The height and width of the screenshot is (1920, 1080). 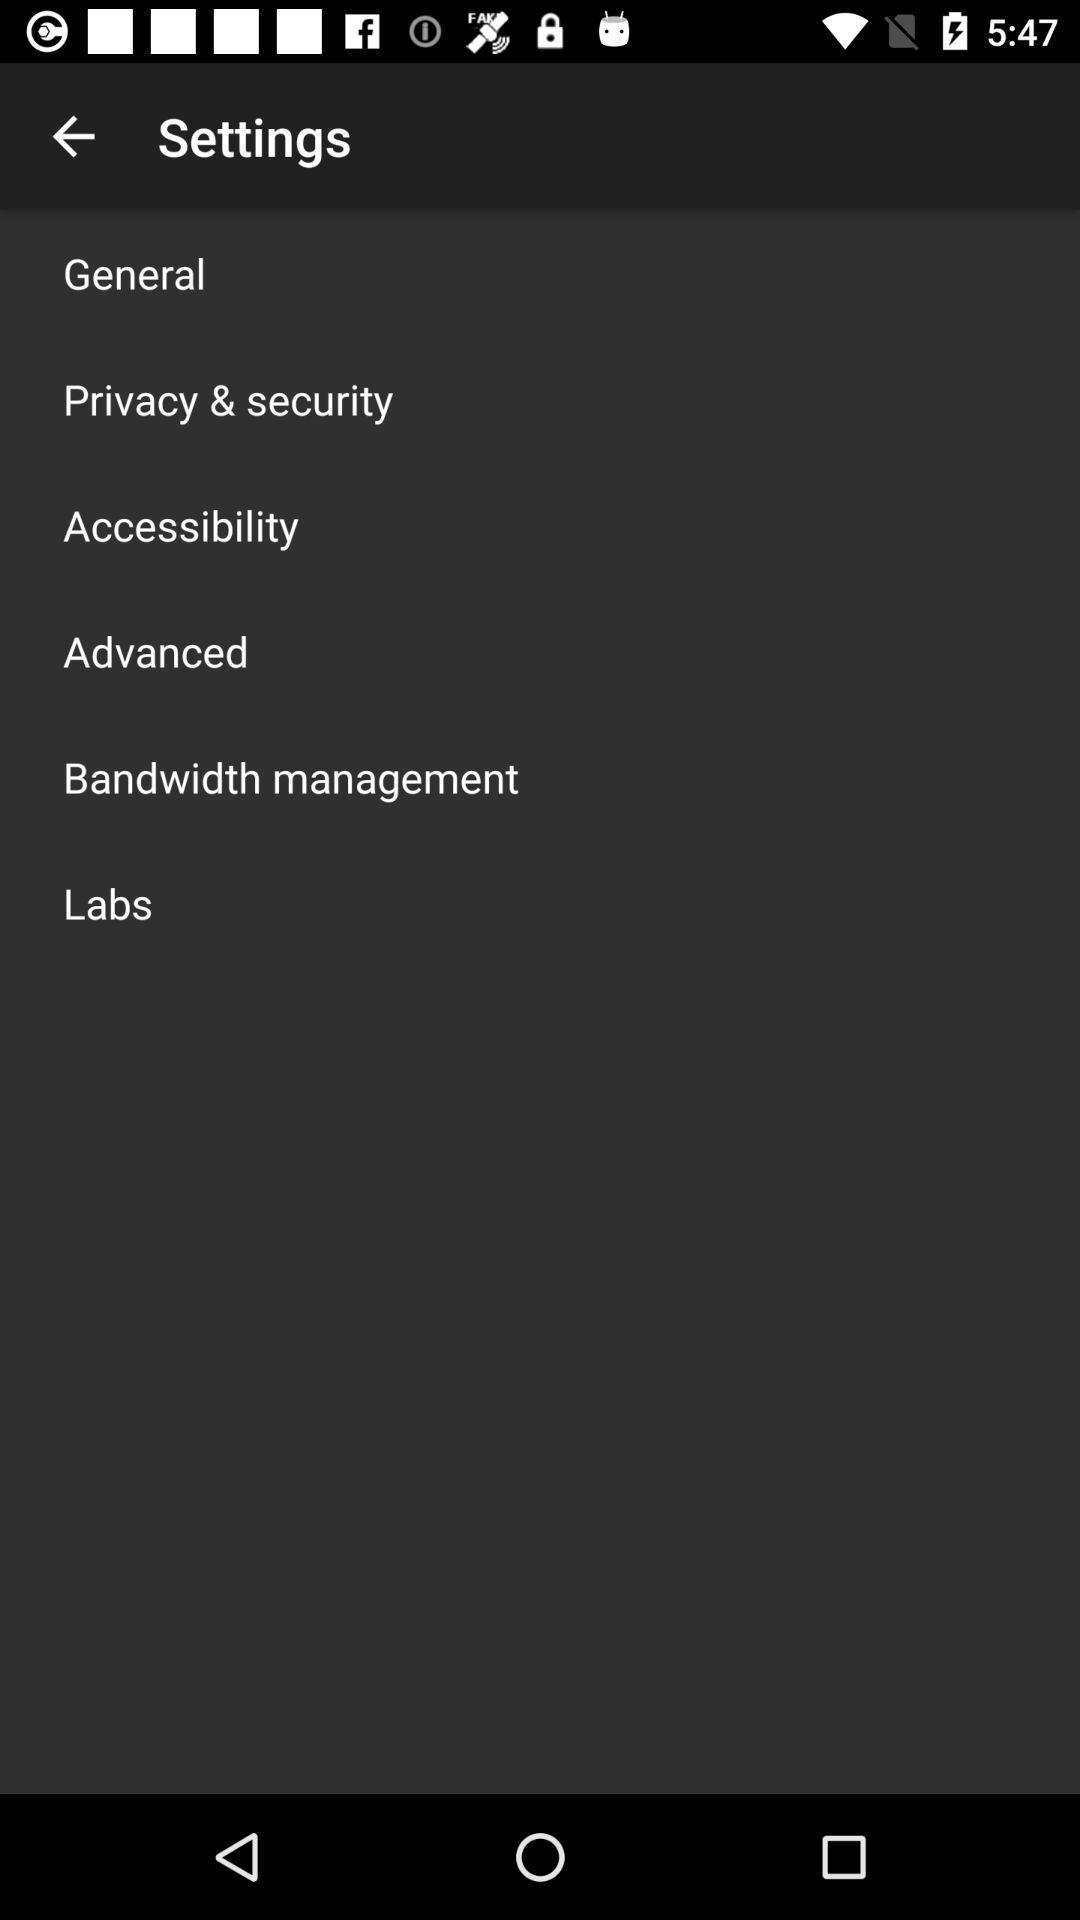 I want to click on the item above bandwidth management app, so click(x=154, y=651).